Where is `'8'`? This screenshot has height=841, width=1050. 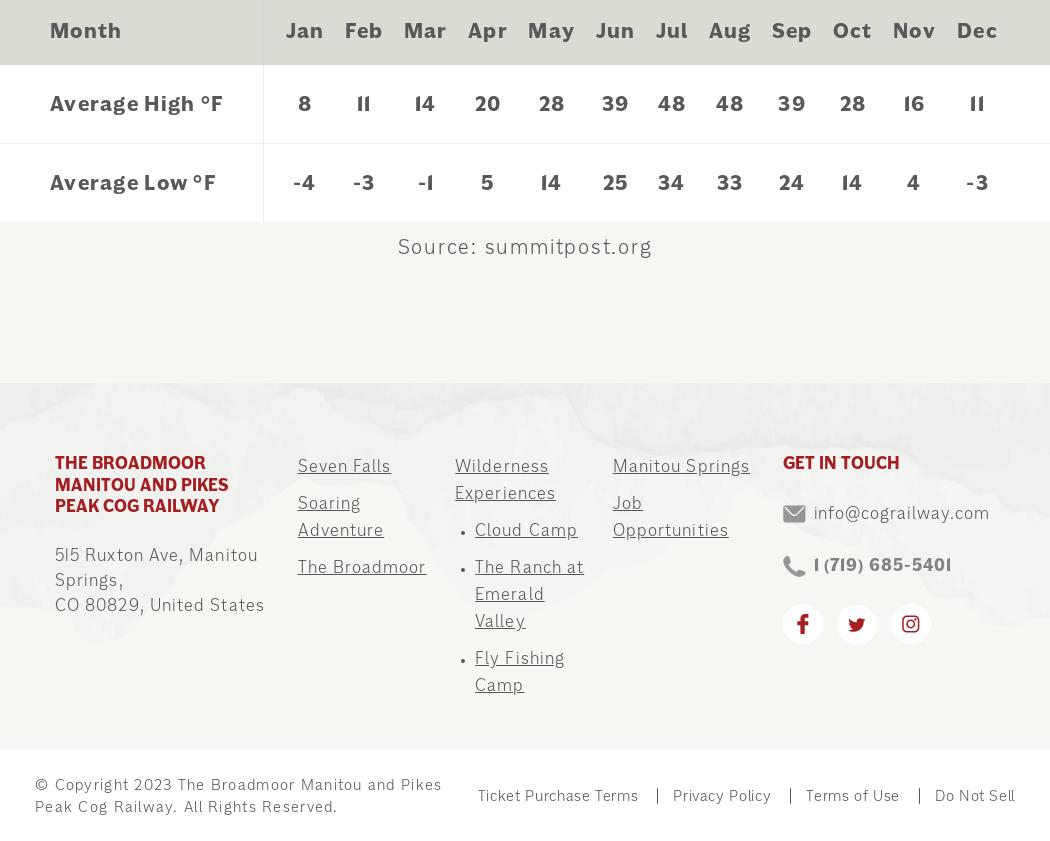 '8' is located at coordinates (304, 103).